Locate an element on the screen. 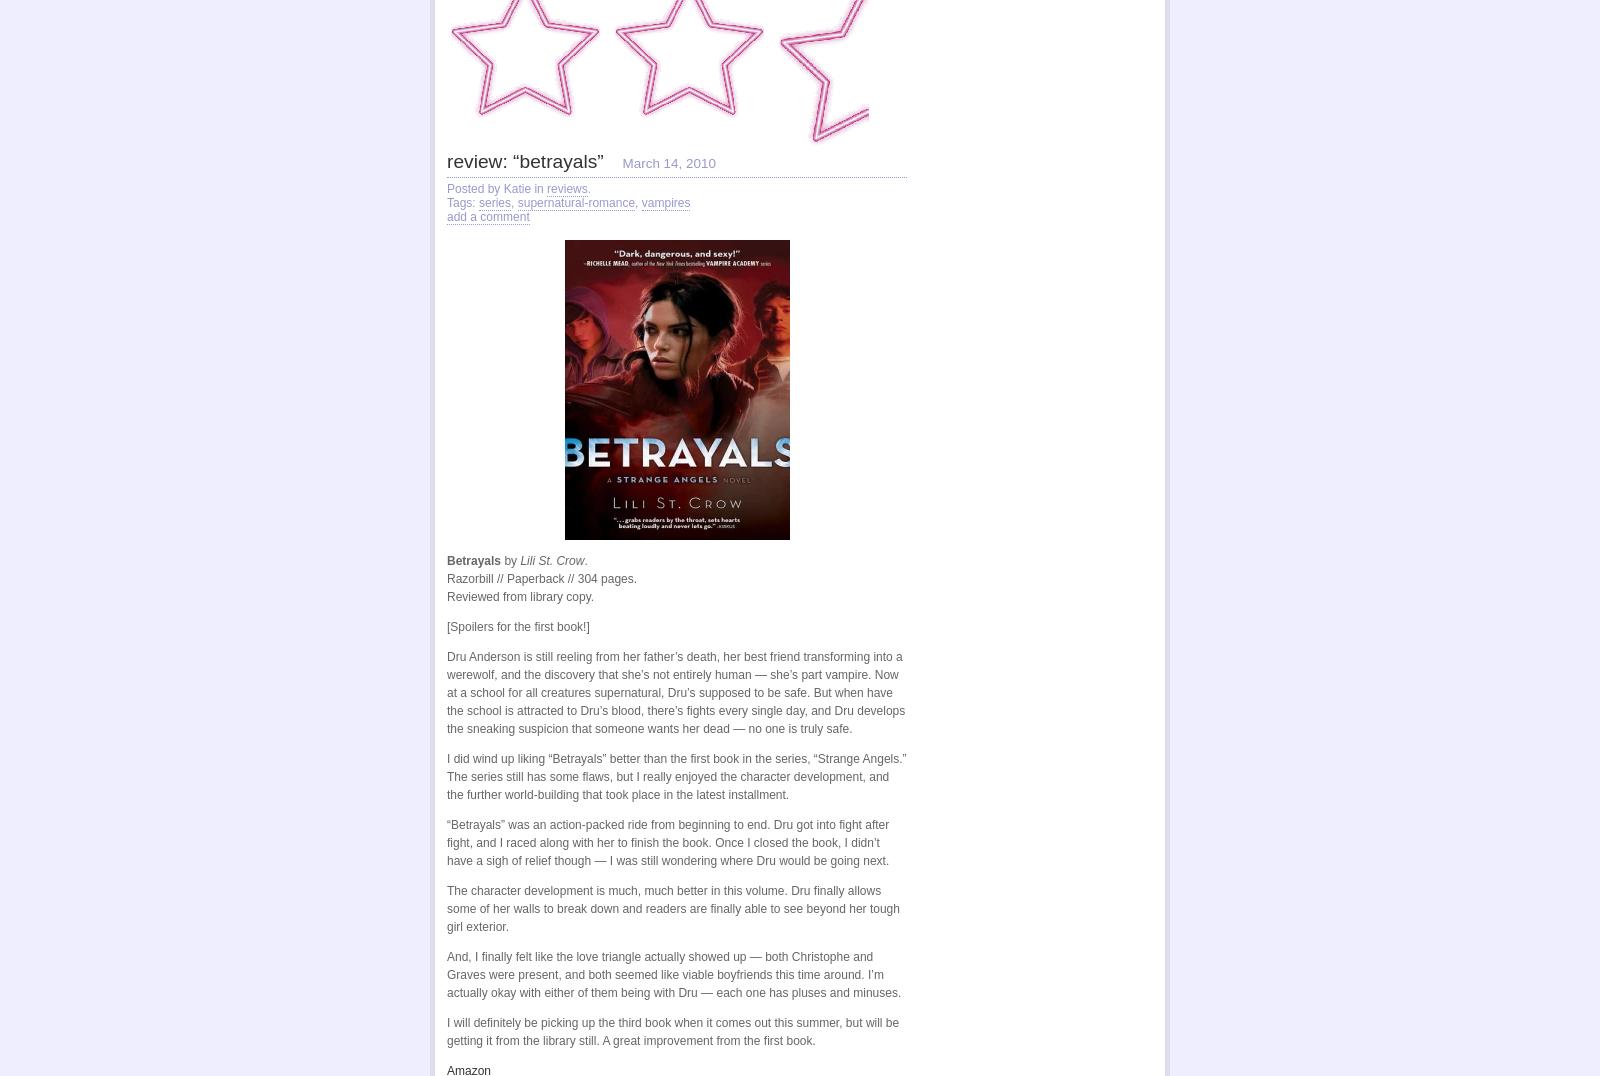  'add a comment' is located at coordinates (487, 216).